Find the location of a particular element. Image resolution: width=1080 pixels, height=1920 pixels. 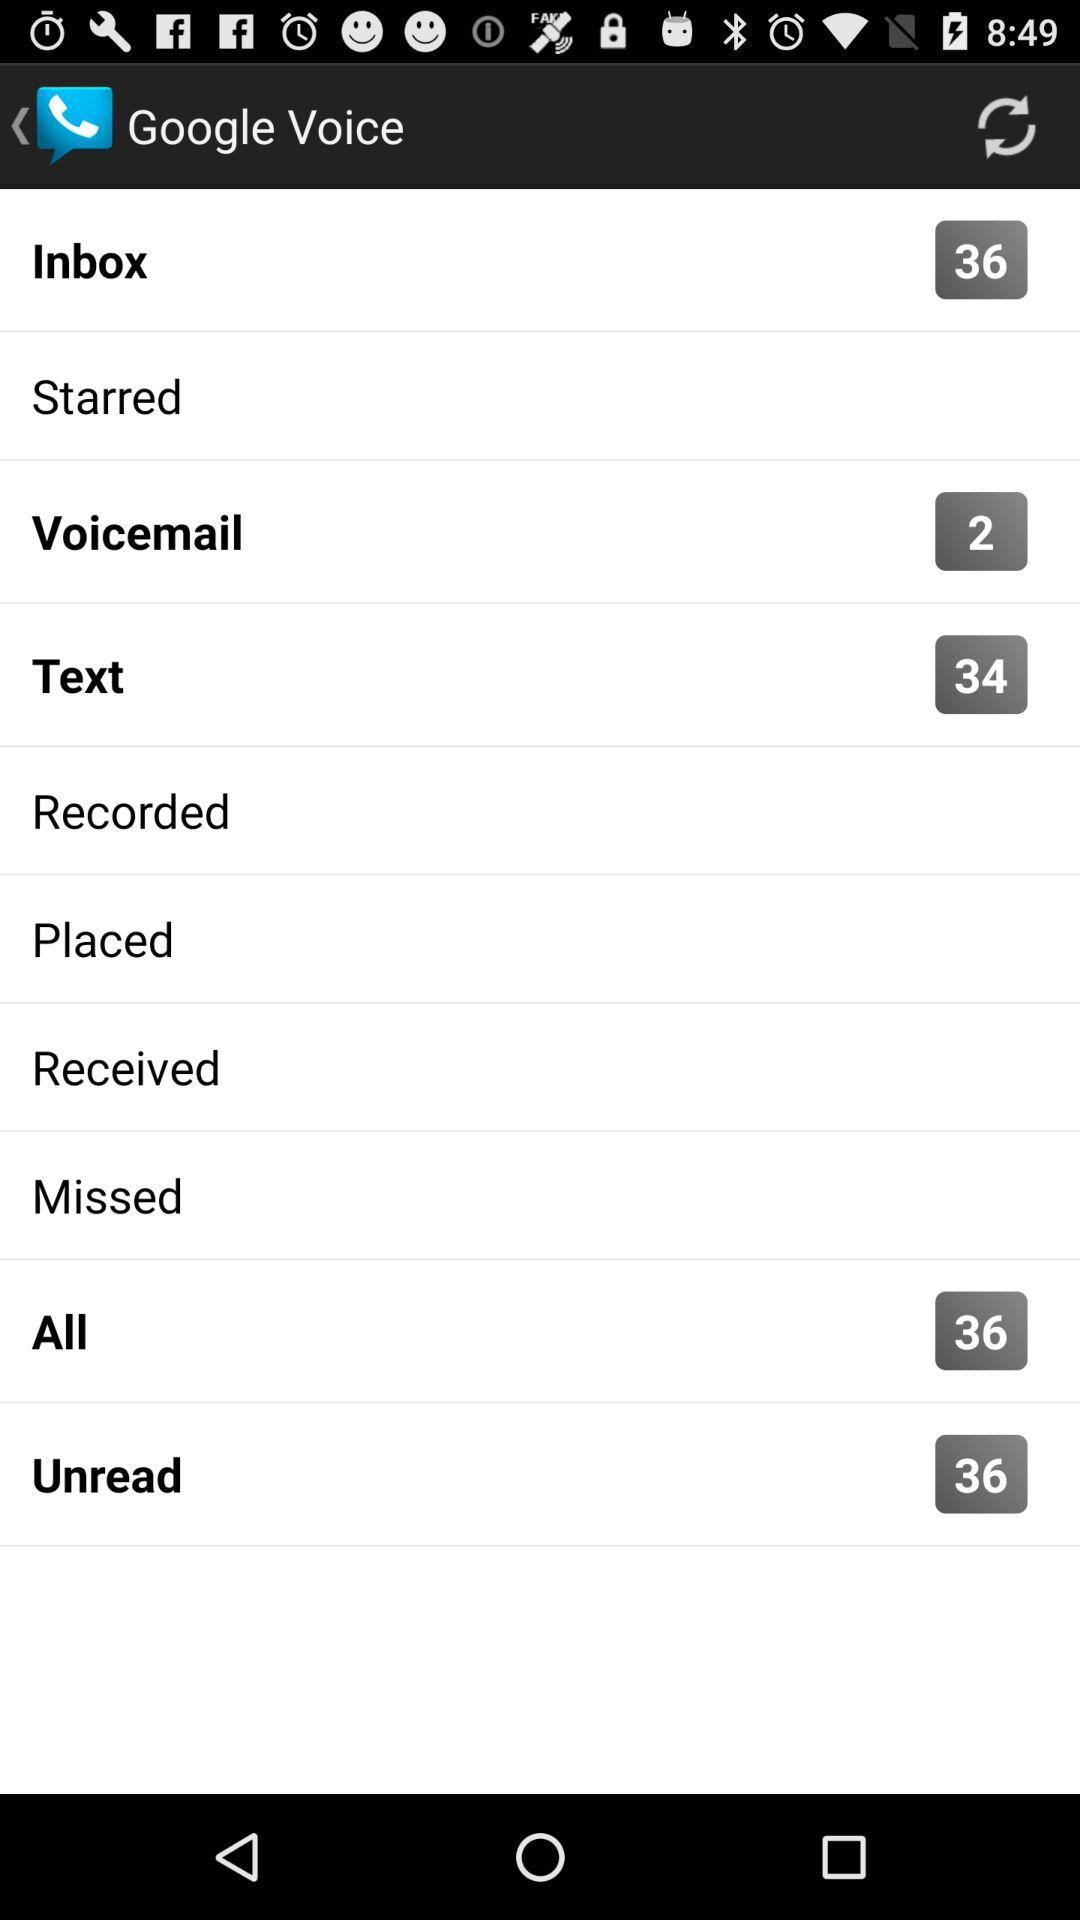

text icon is located at coordinates (478, 674).